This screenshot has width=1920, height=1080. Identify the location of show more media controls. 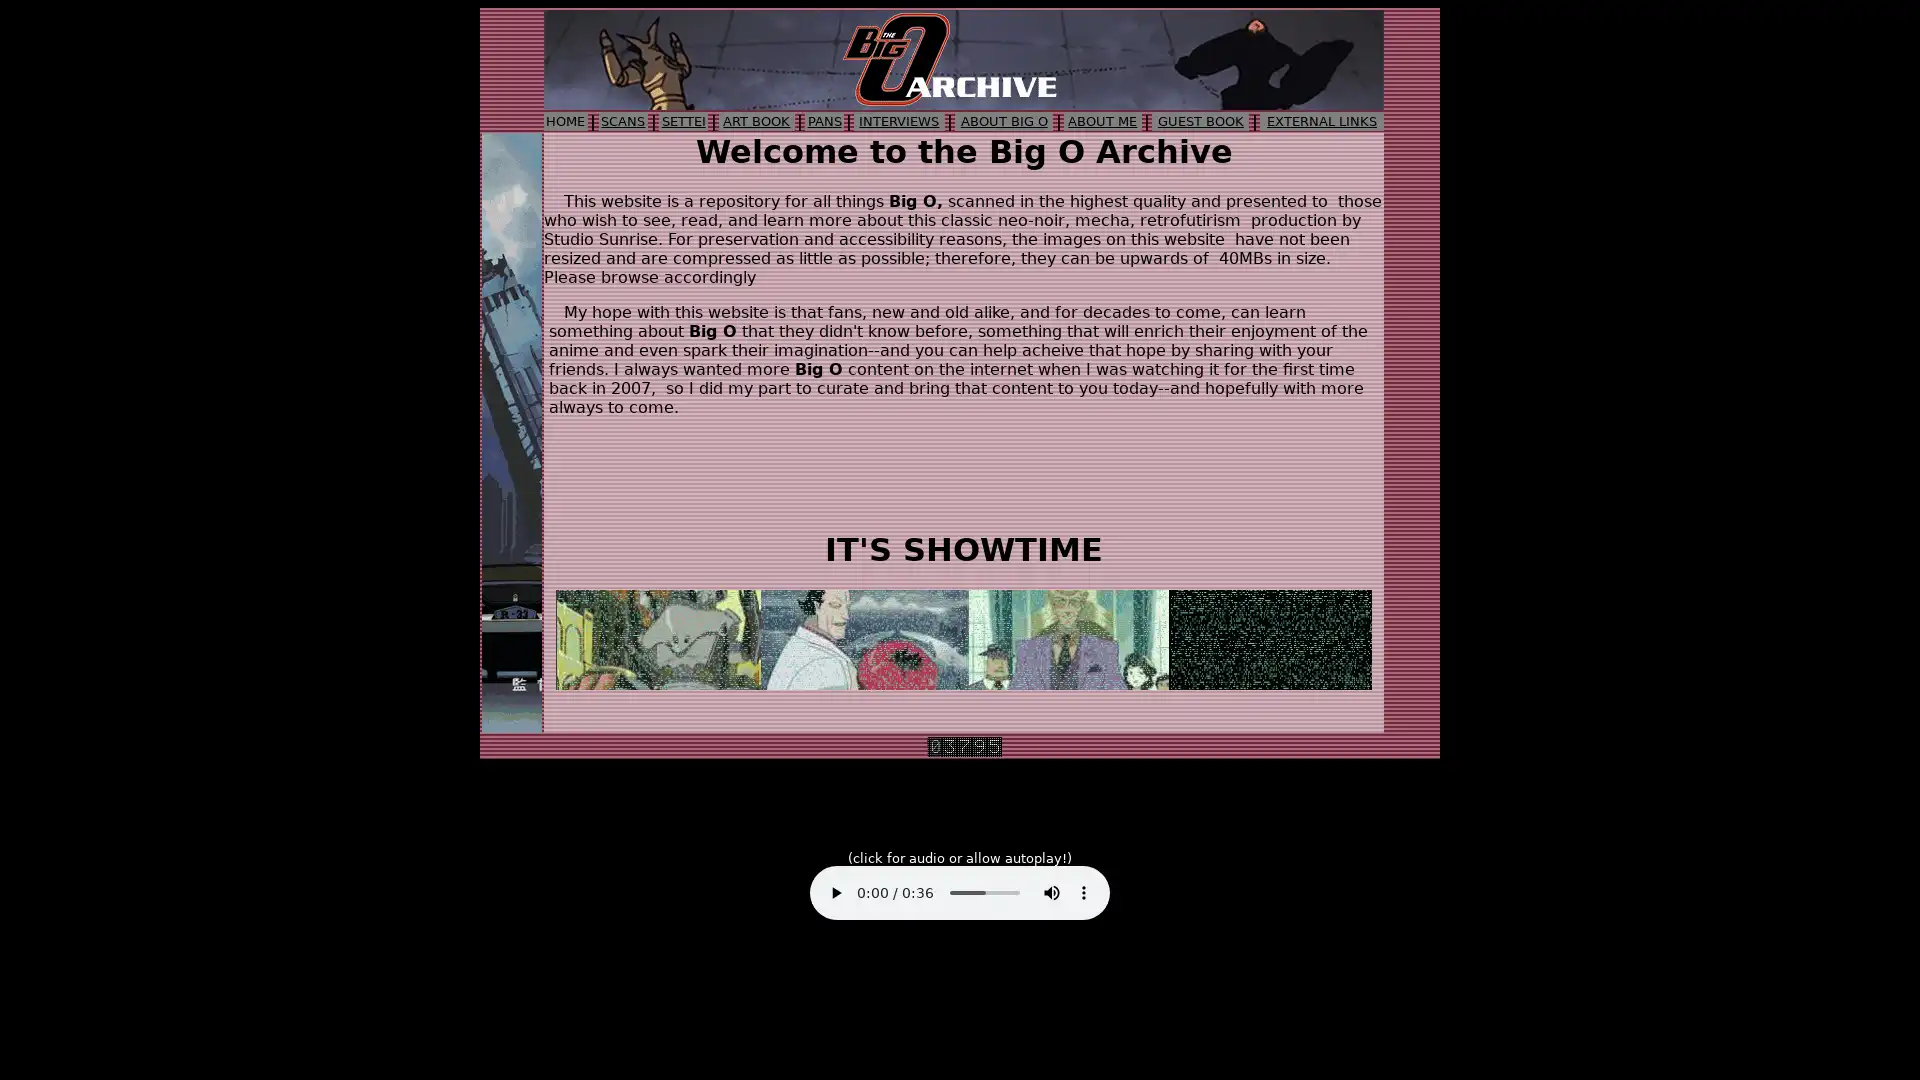
(1083, 892).